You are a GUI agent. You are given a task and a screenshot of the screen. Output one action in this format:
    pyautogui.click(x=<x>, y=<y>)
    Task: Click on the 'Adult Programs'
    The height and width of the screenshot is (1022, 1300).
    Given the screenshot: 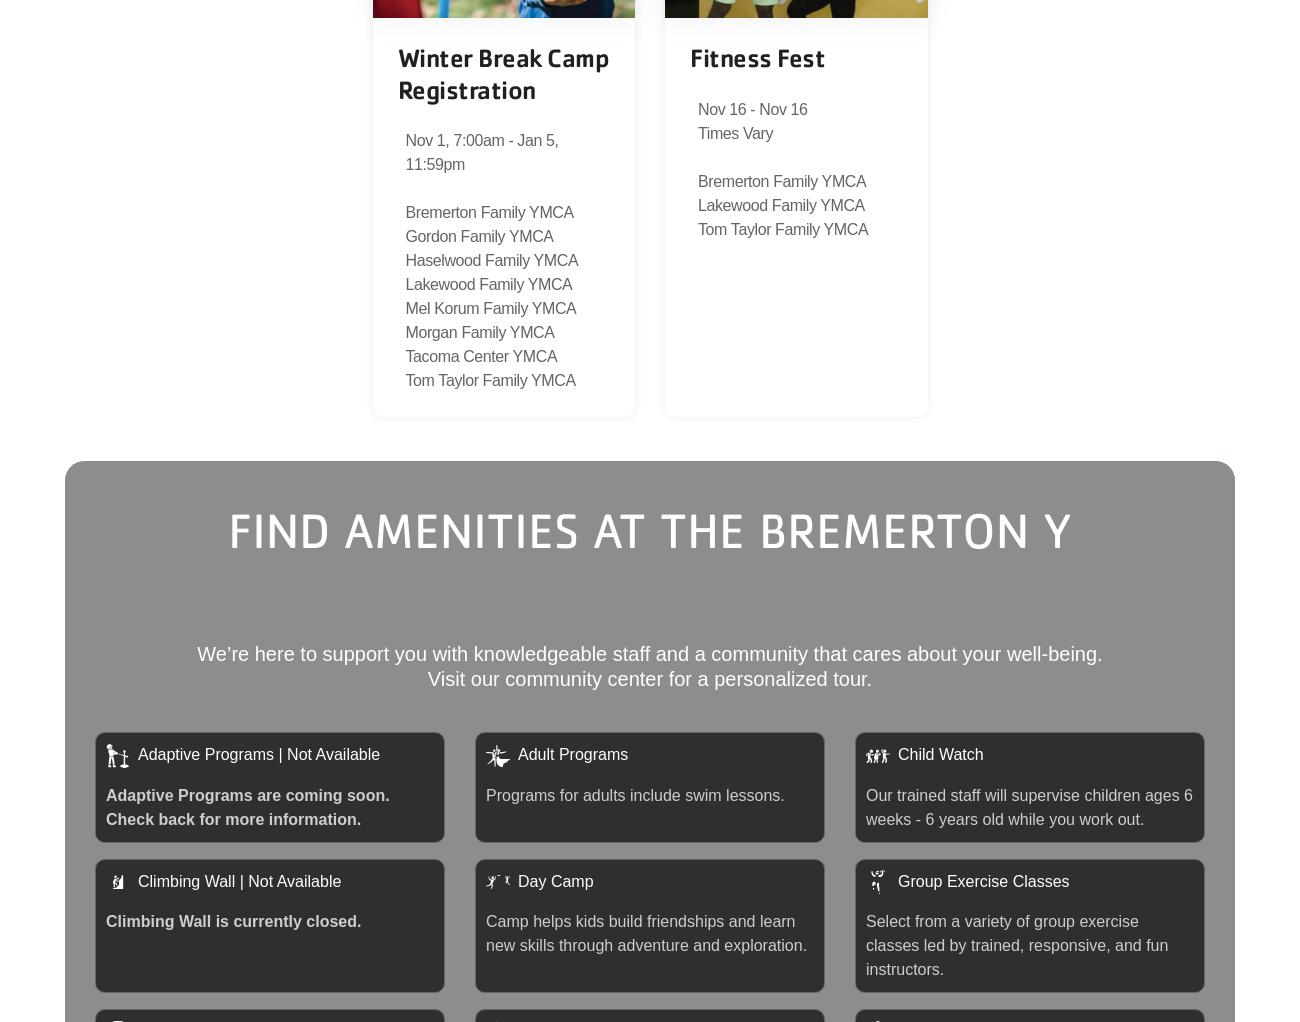 What is the action you would take?
    pyautogui.click(x=572, y=753)
    